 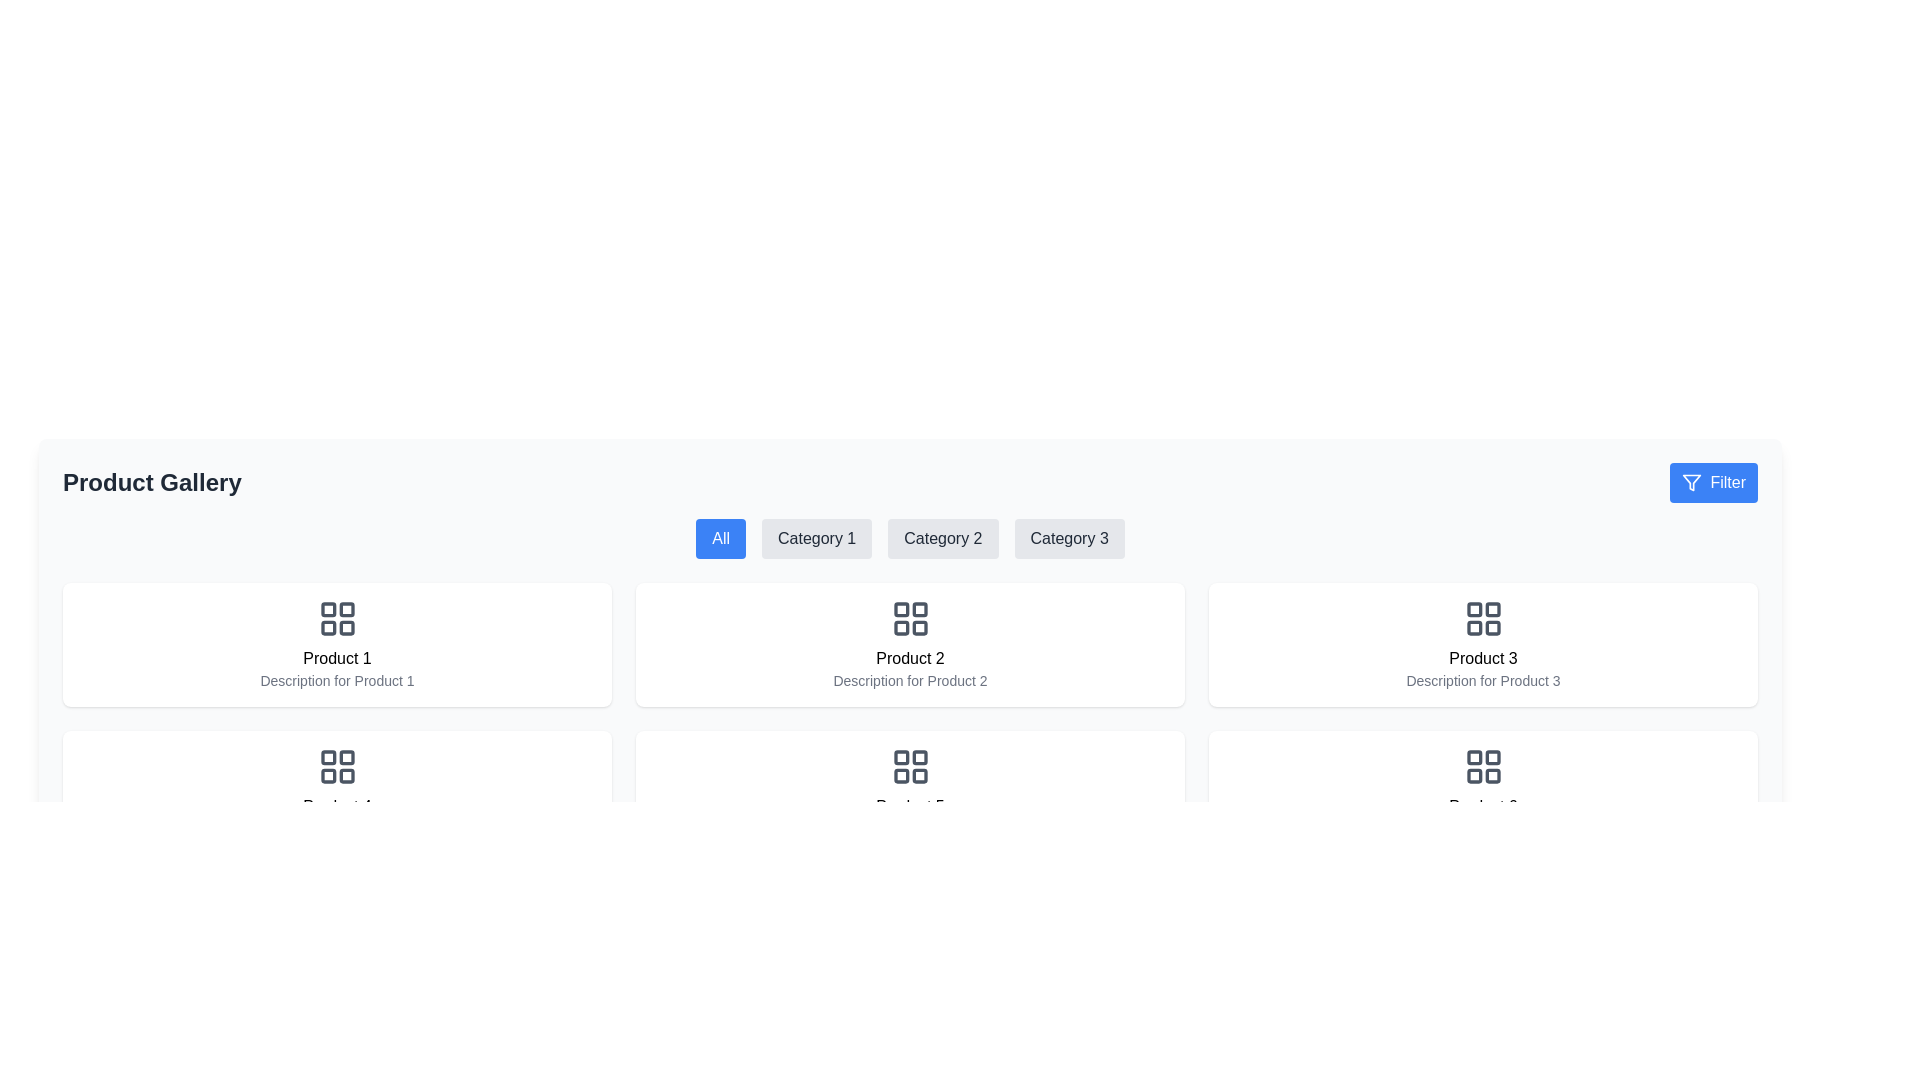 What do you see at coordinates (1483, 644) in the screenshot?
I see `to select the 'Product 3' card located in the top-right section of the grid layout, specifically in the third column of the first row` at bounding box center [1483, 644].